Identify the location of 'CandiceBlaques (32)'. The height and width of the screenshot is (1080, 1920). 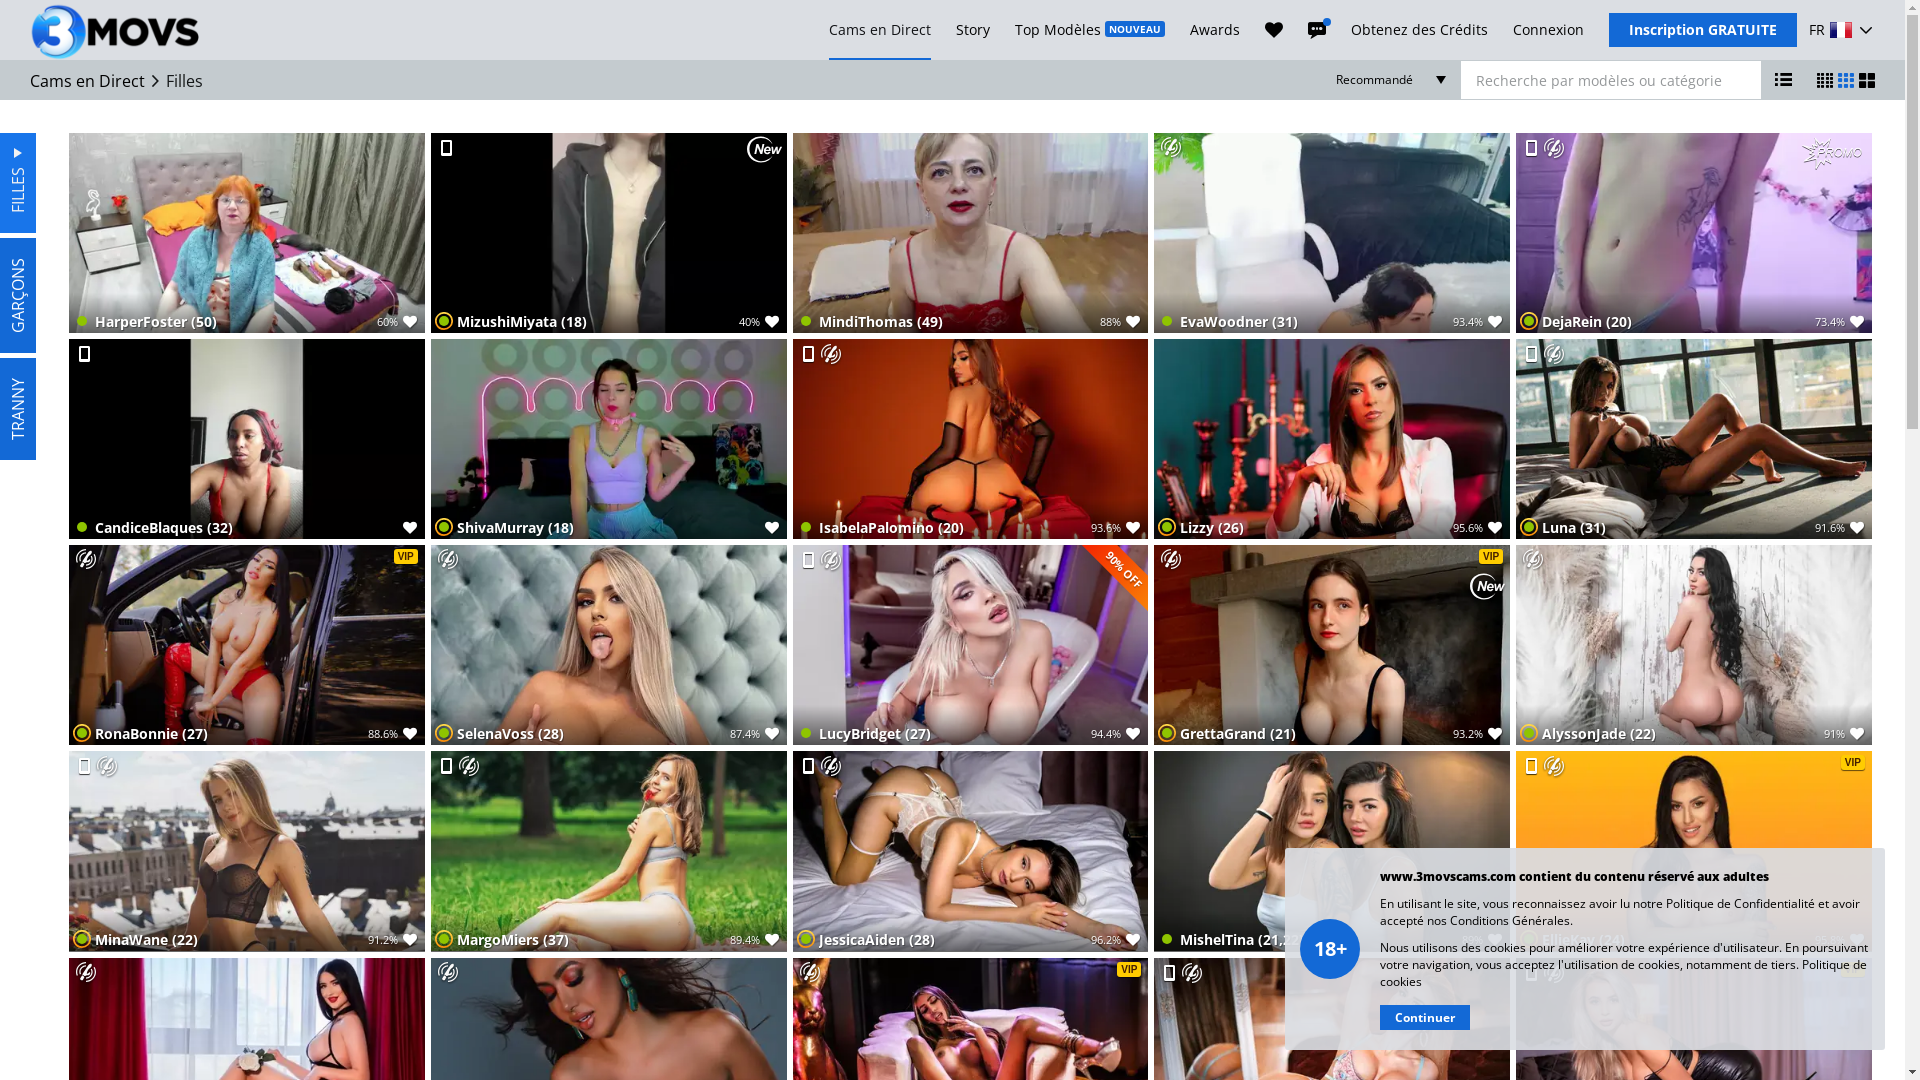
(245, 438).